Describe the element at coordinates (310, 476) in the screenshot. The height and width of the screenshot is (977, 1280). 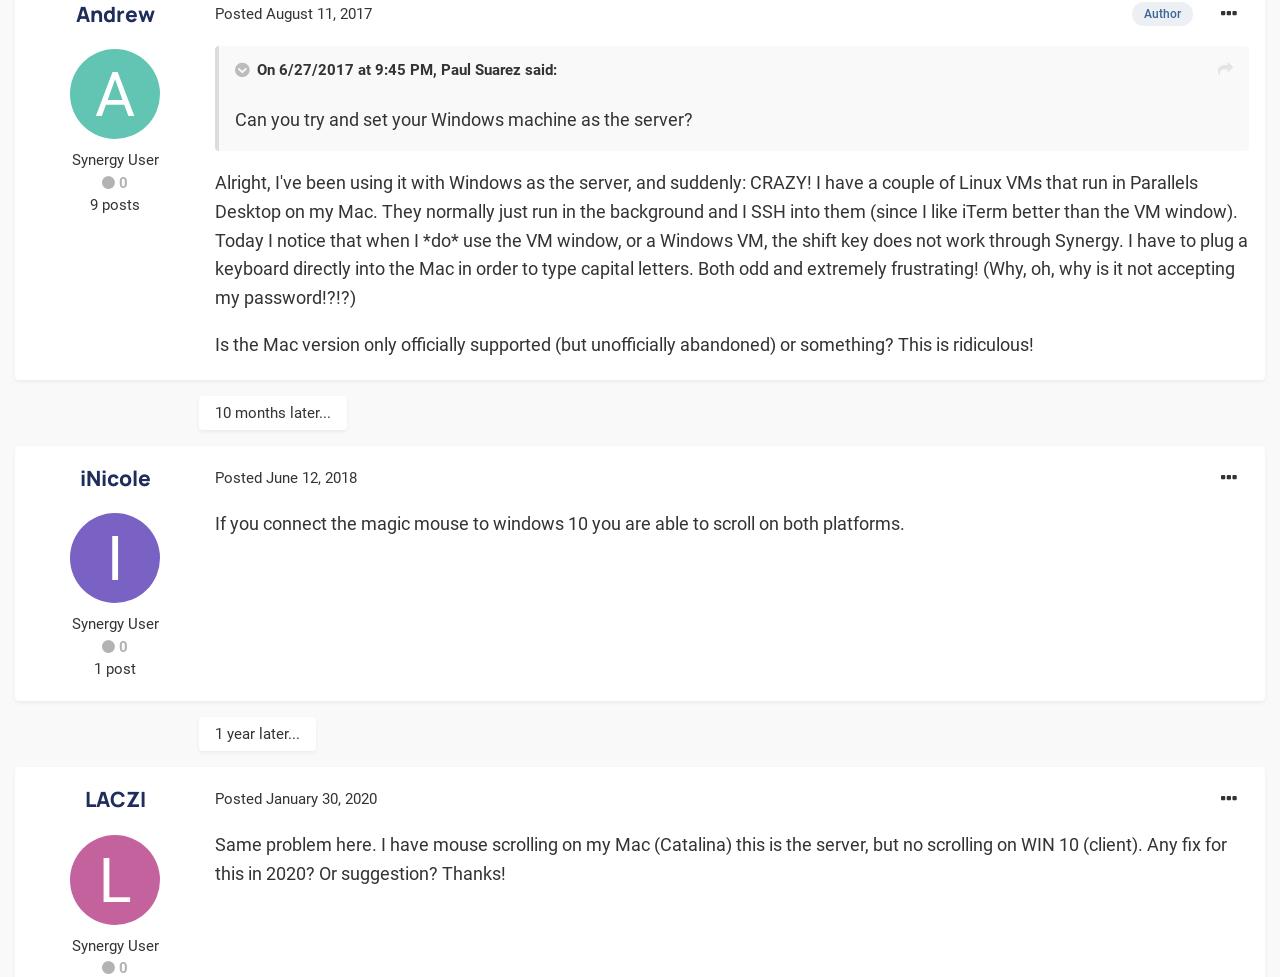
I see `'June 12, 2018'` at that location.